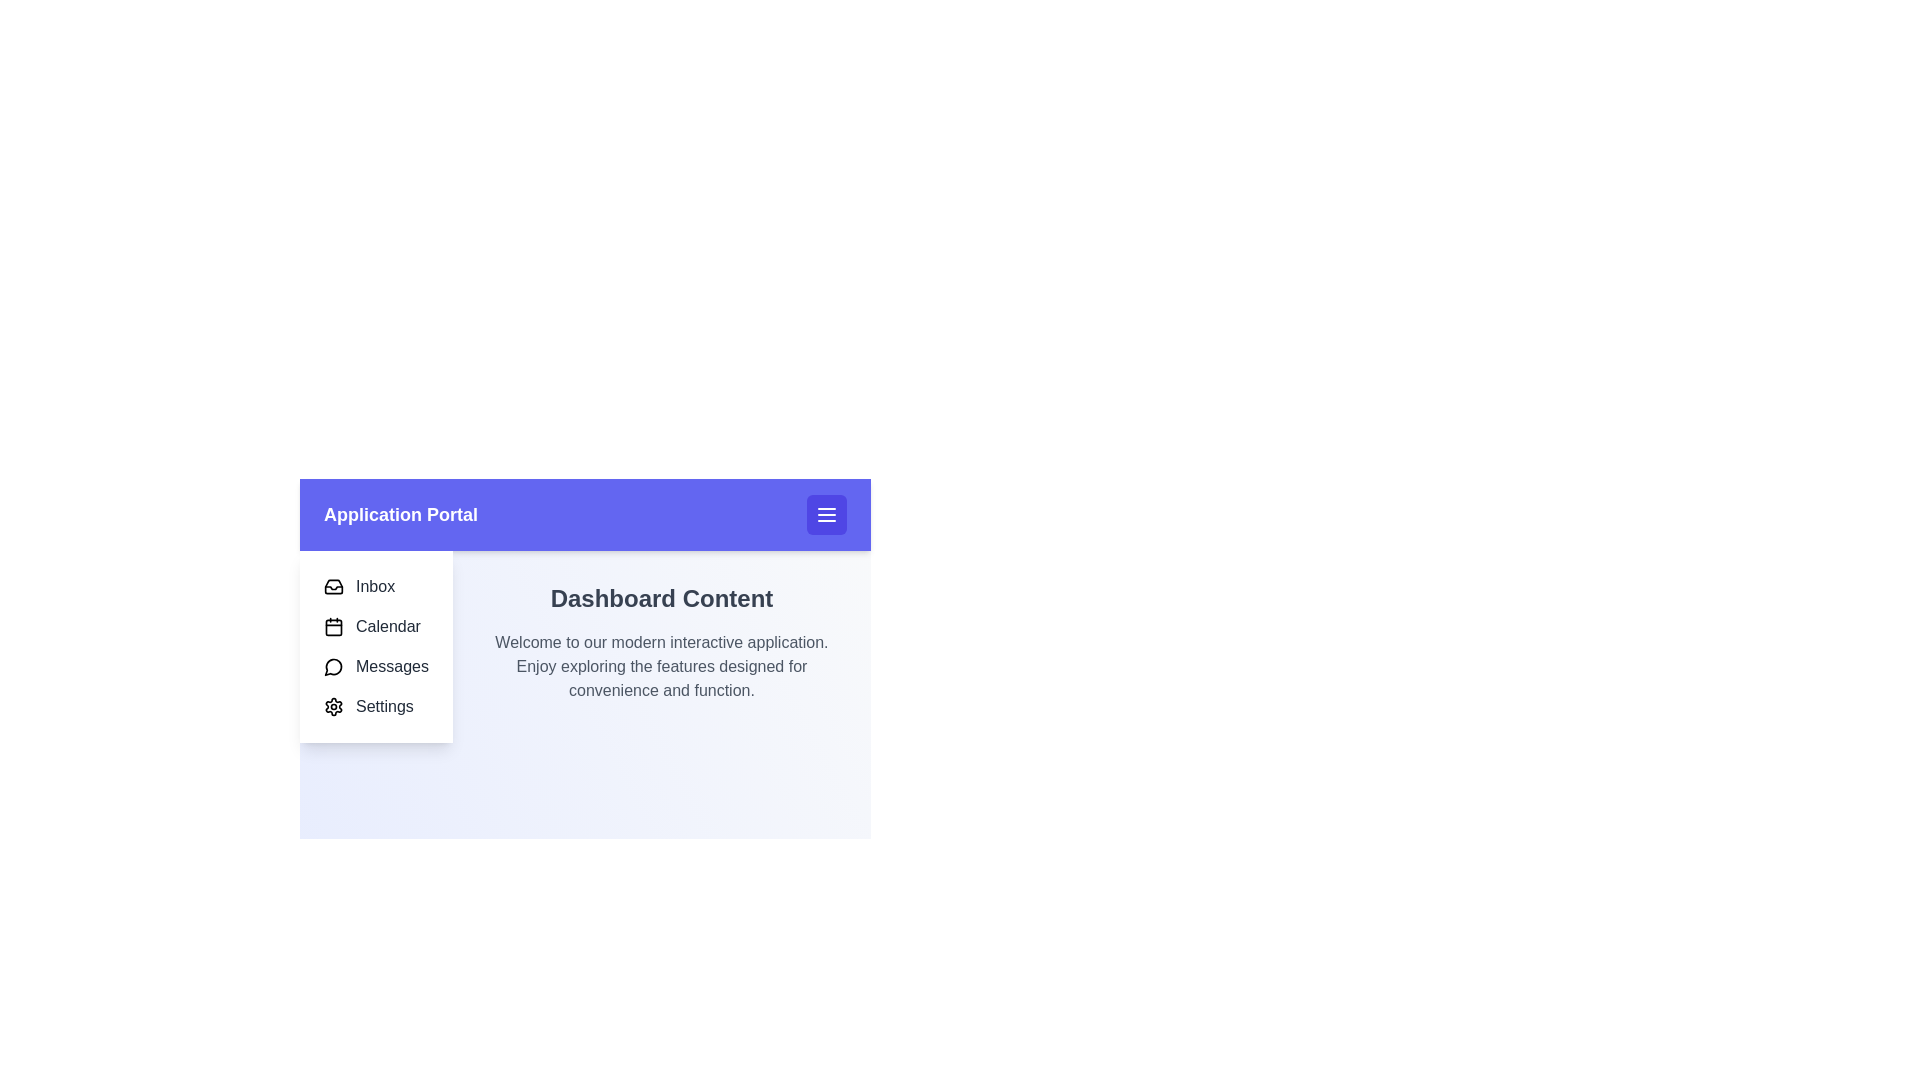  I want to click on the 'Calendar' text label in the vertical navigation panel, which is the second item below 'Inbox' and above 'Messages', so click(388, 626).